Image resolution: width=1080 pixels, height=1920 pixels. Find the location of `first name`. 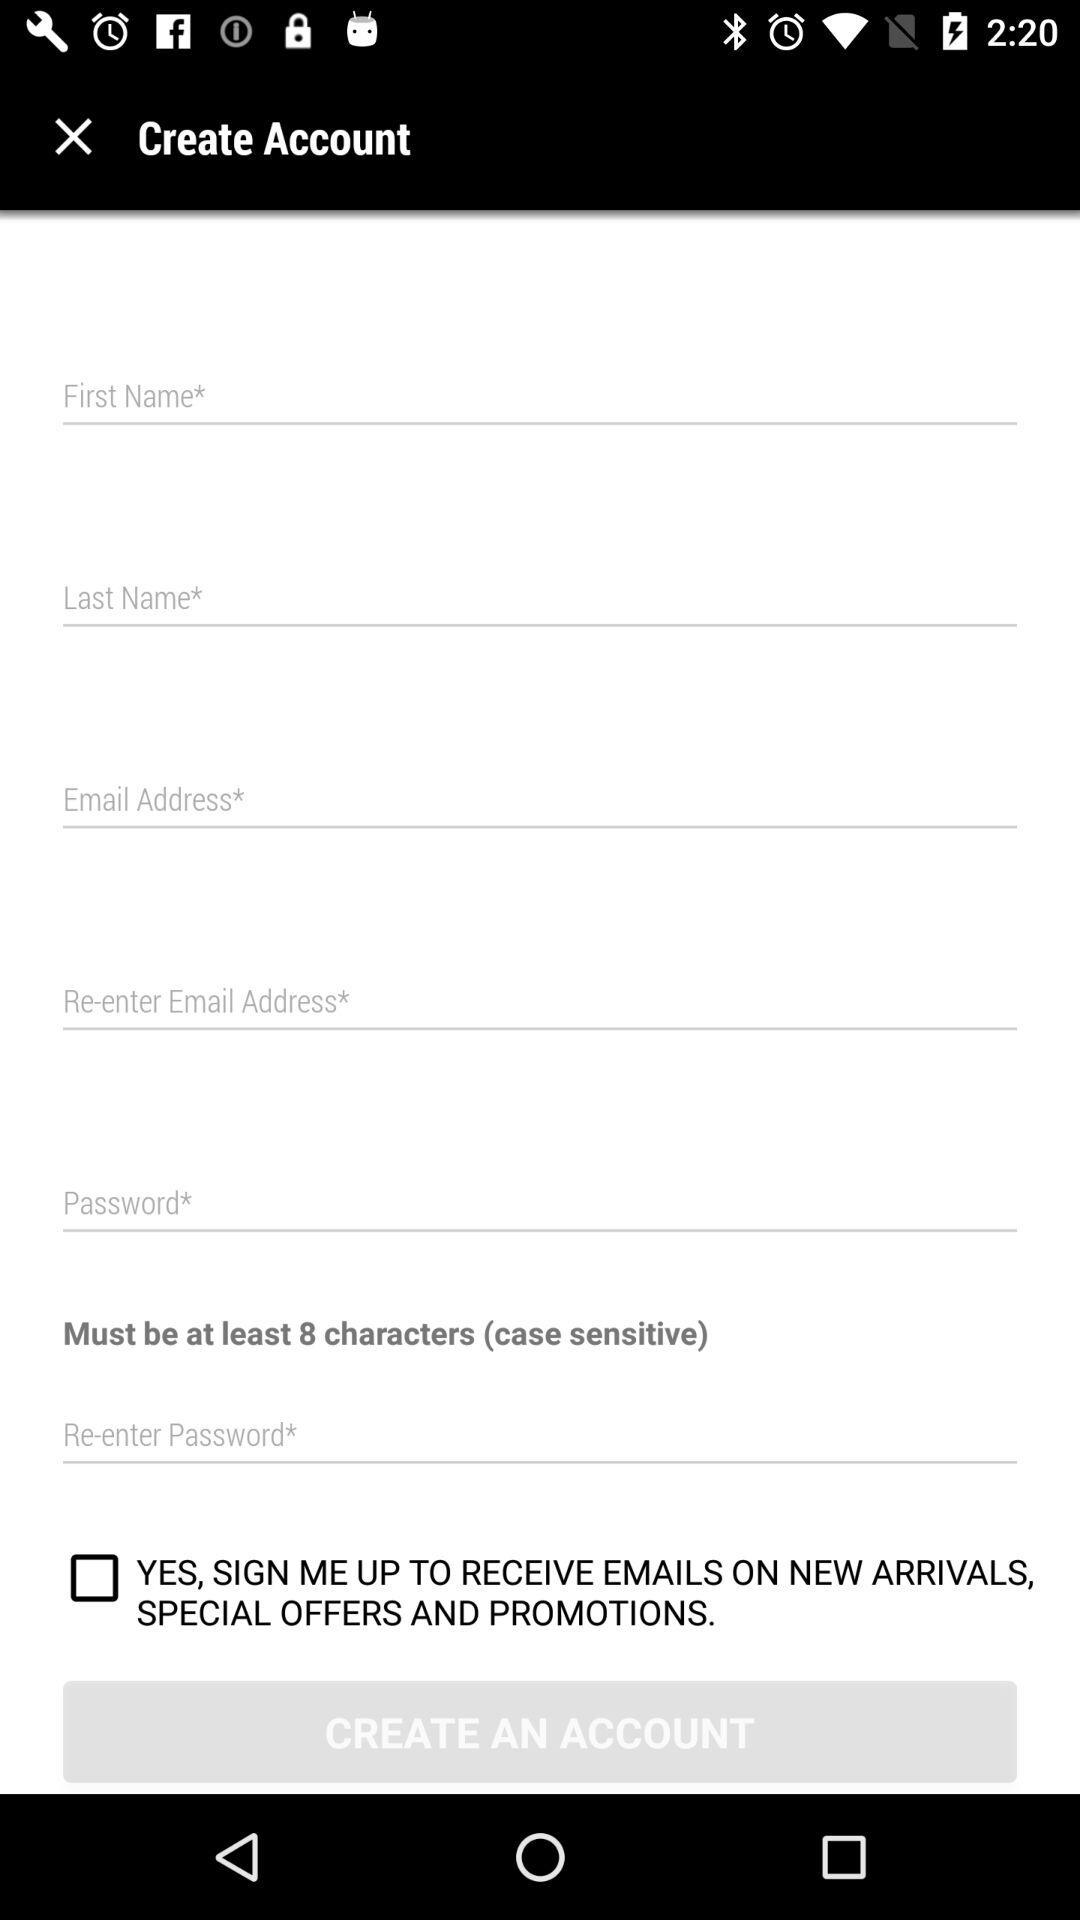

first name is located at coordinates (540, 396).